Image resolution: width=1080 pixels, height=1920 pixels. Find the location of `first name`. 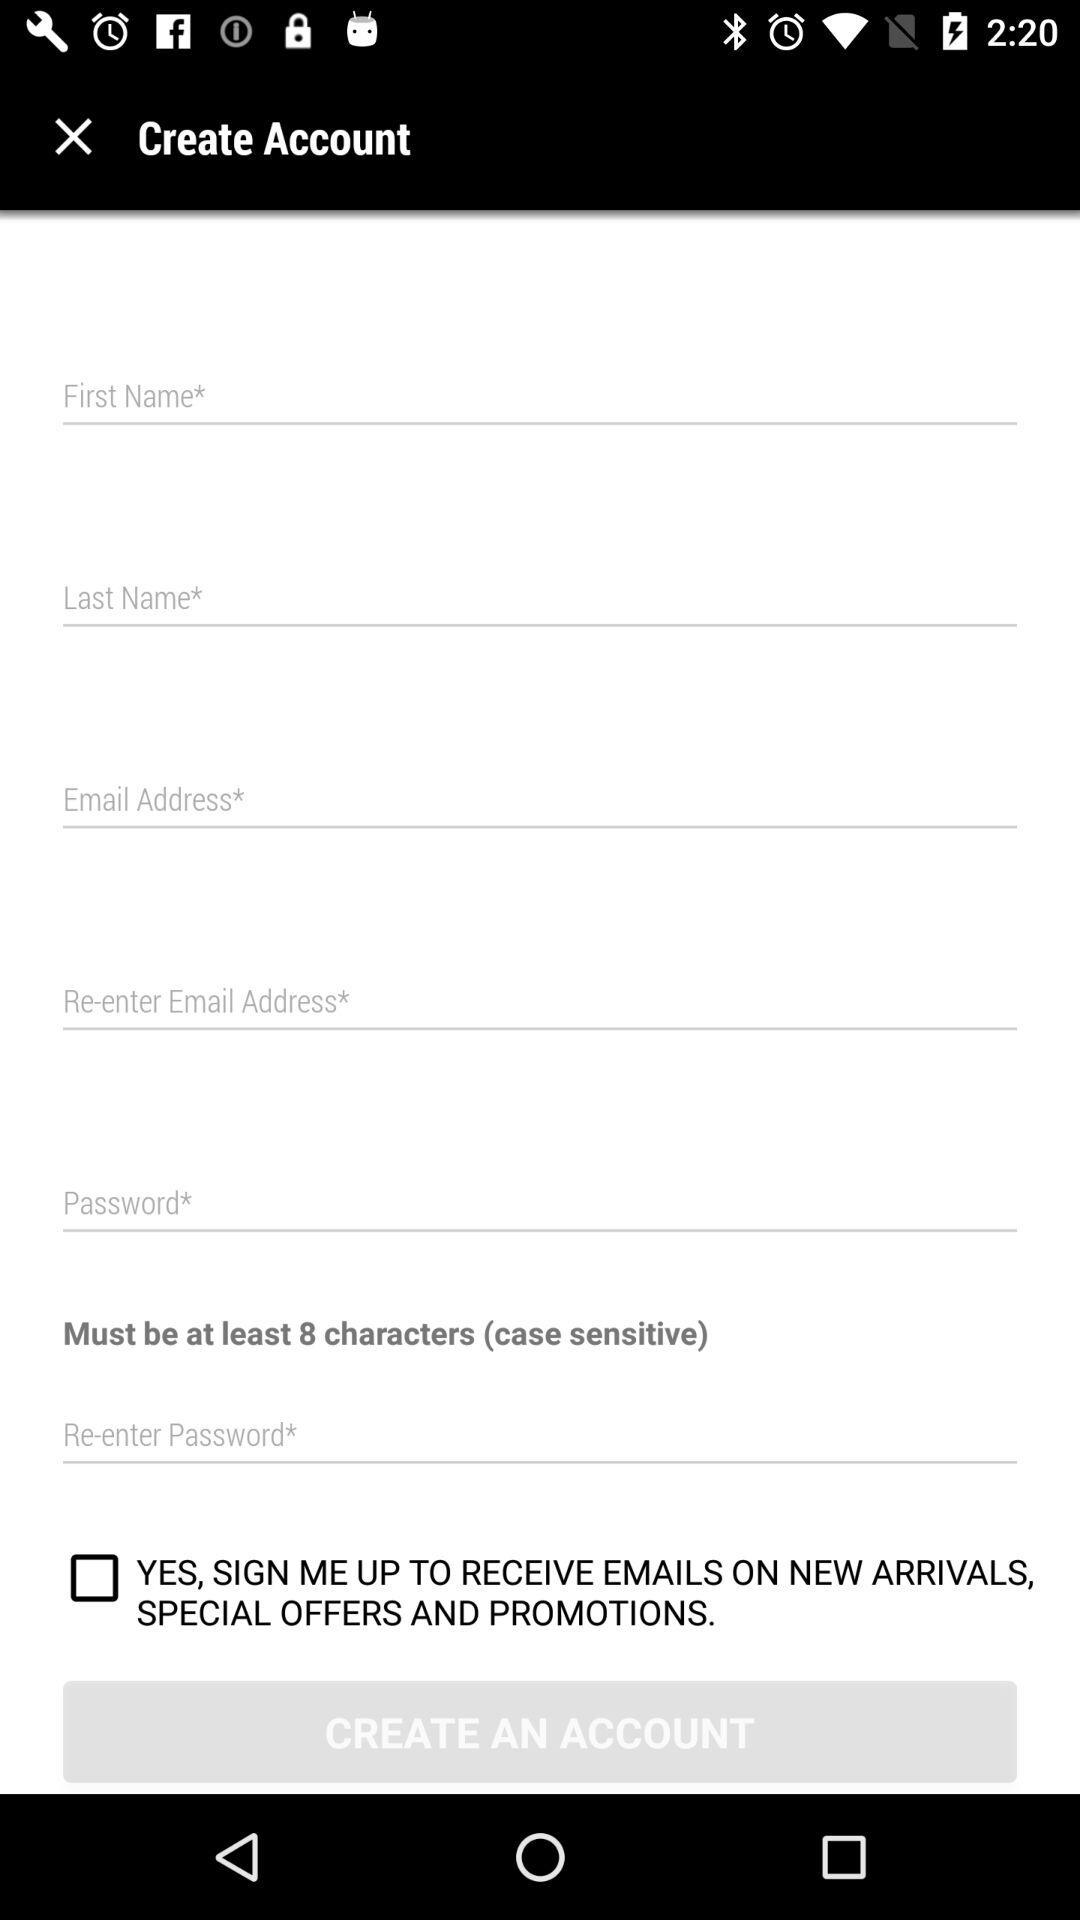

first name is located at coordinates (540, 396).